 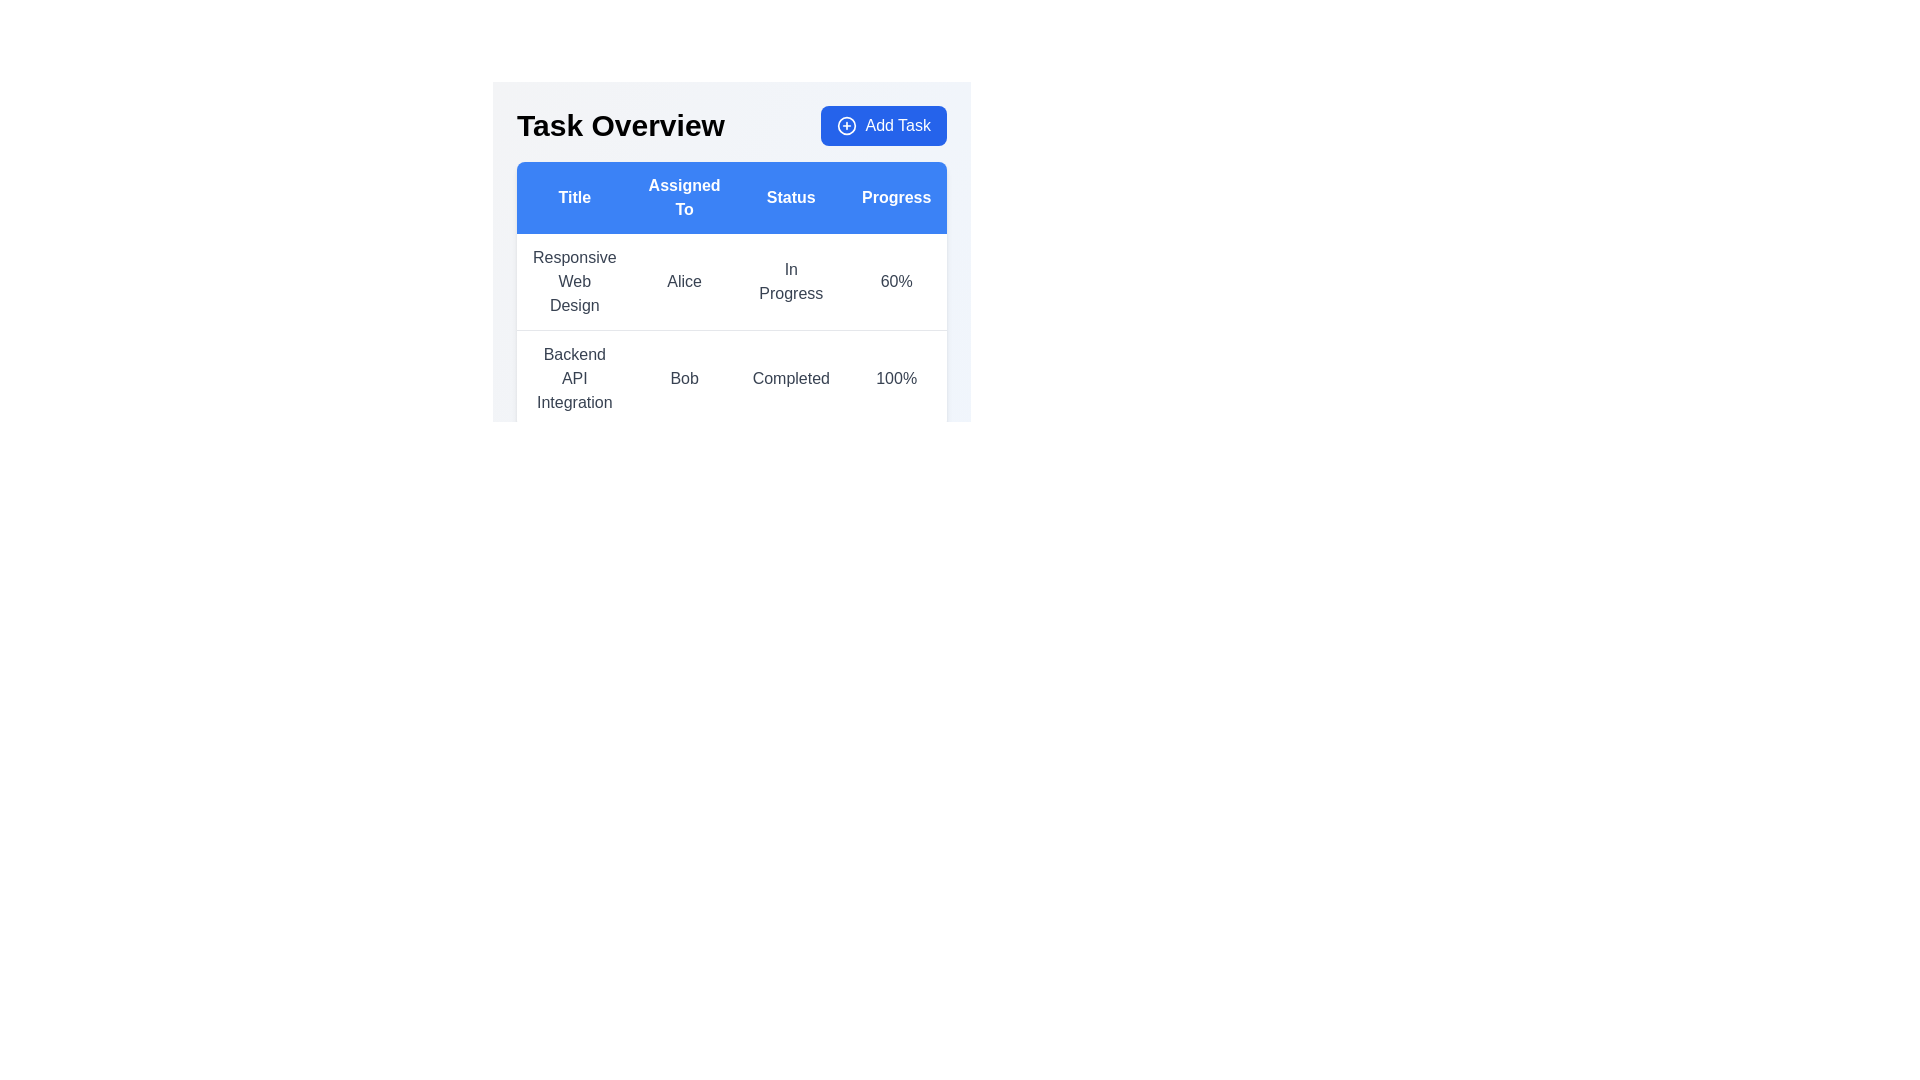 I want to click on the static text label displaying 'In Progress' located in the 'Status' column of the table, so click(x=790, y=282).